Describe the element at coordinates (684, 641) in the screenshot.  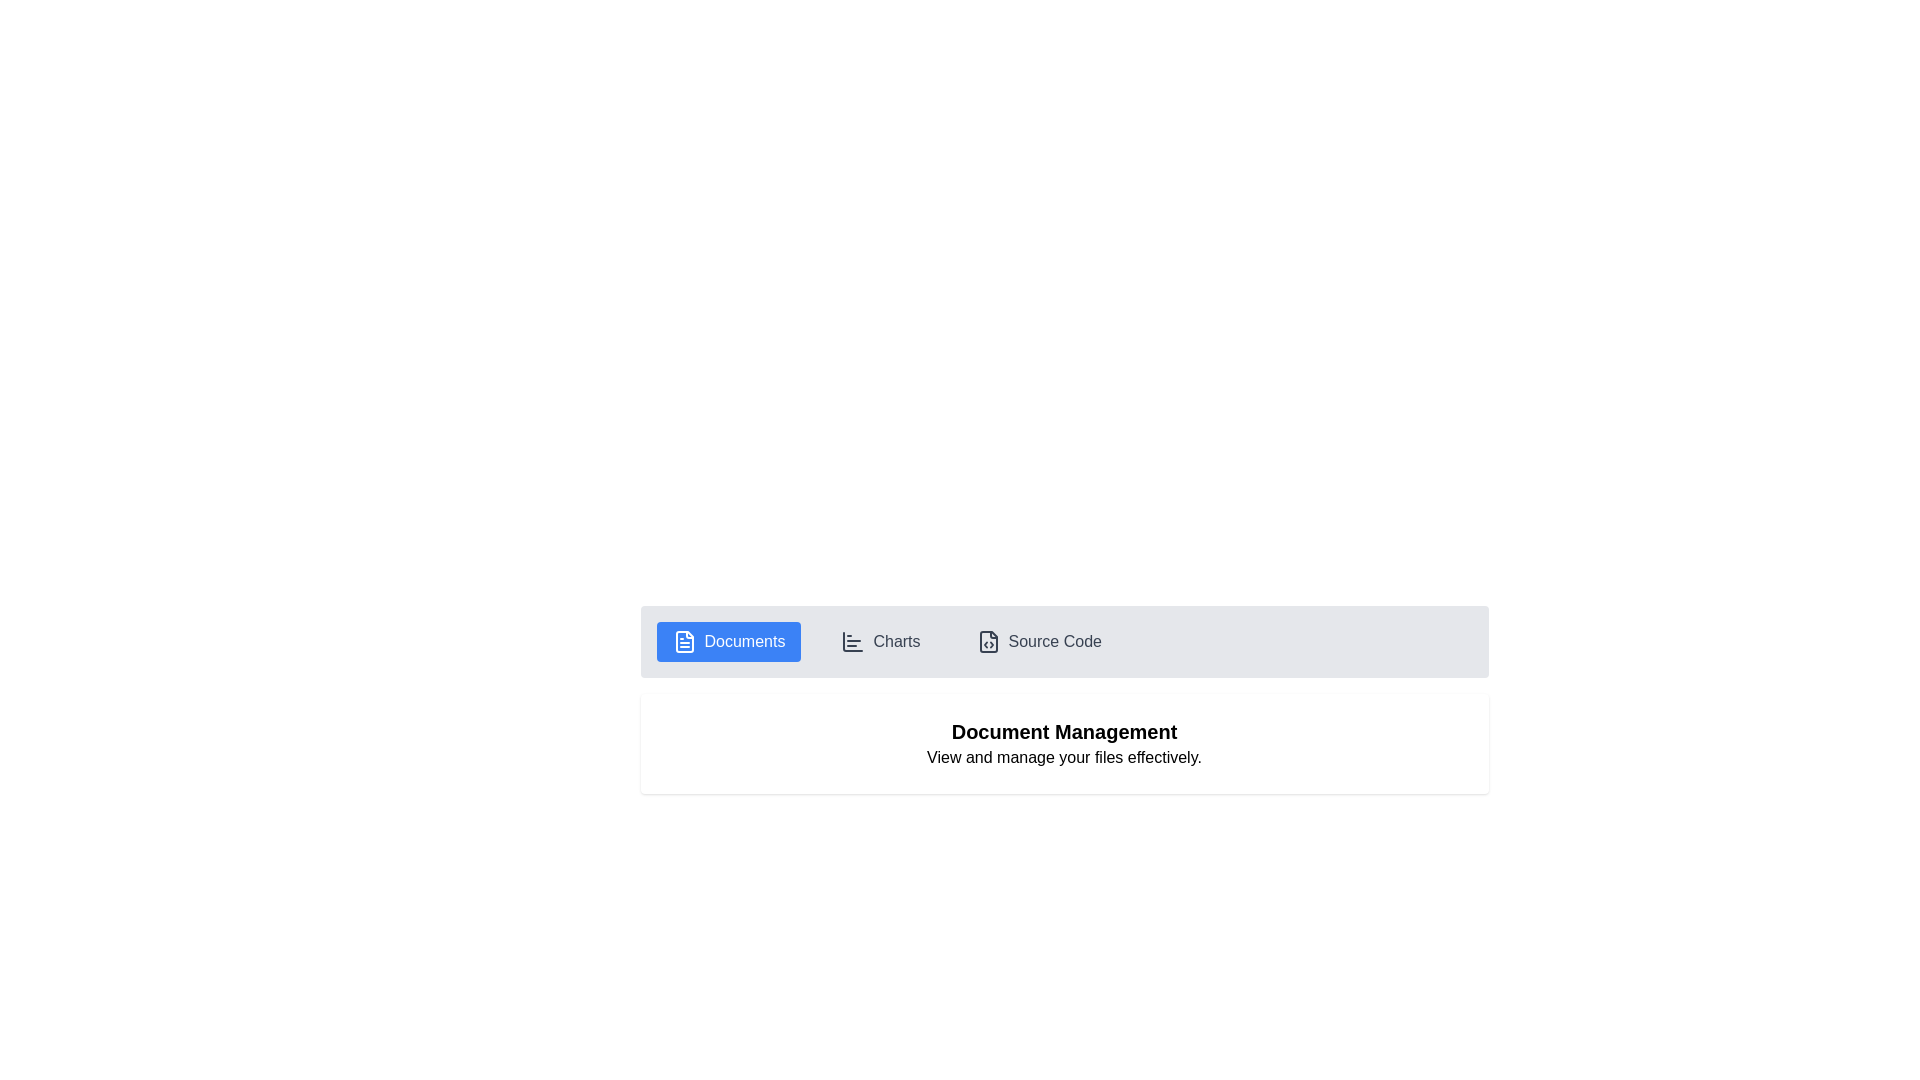
I see `the decorative icon located on the left side of the 'Documents' button text label` at that location.